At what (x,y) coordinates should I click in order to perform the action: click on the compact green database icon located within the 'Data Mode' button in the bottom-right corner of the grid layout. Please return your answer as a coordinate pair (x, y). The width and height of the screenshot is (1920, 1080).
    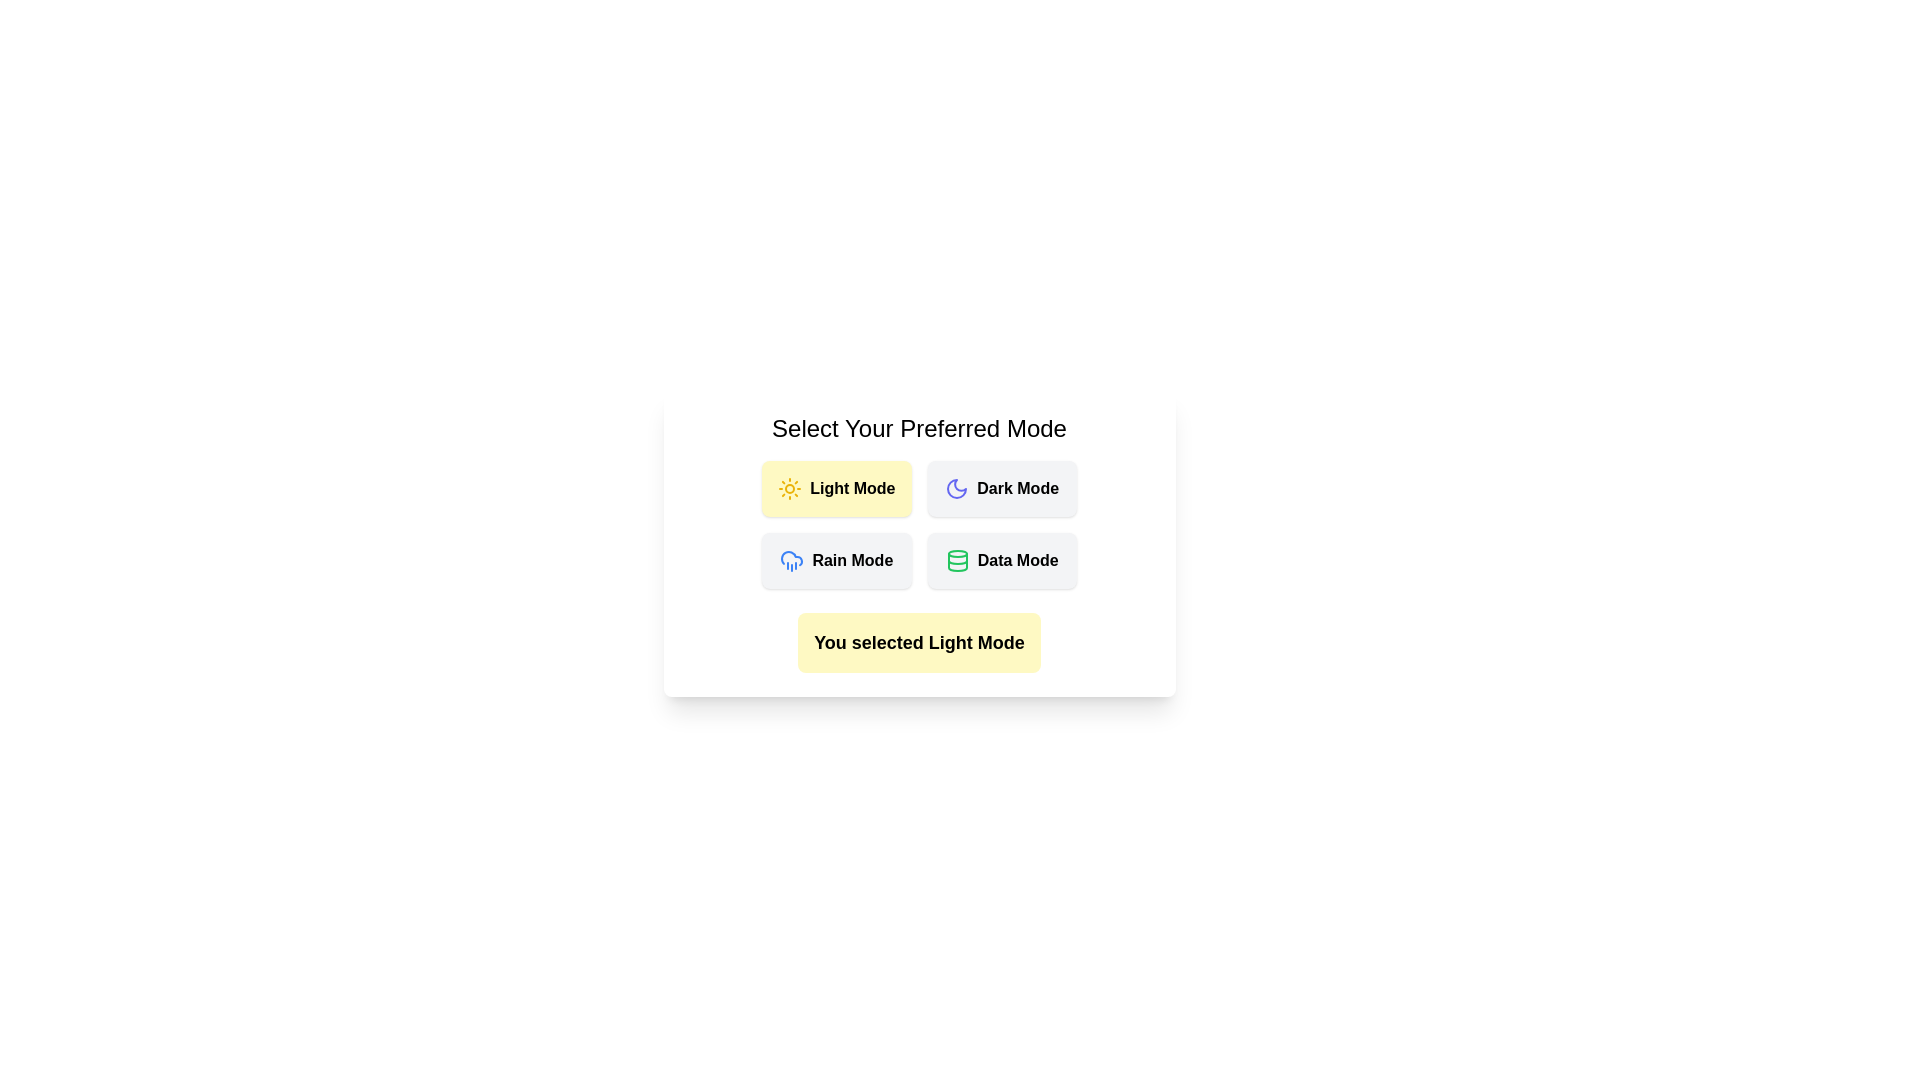
    Looking at the image, I should click on (956, 560).